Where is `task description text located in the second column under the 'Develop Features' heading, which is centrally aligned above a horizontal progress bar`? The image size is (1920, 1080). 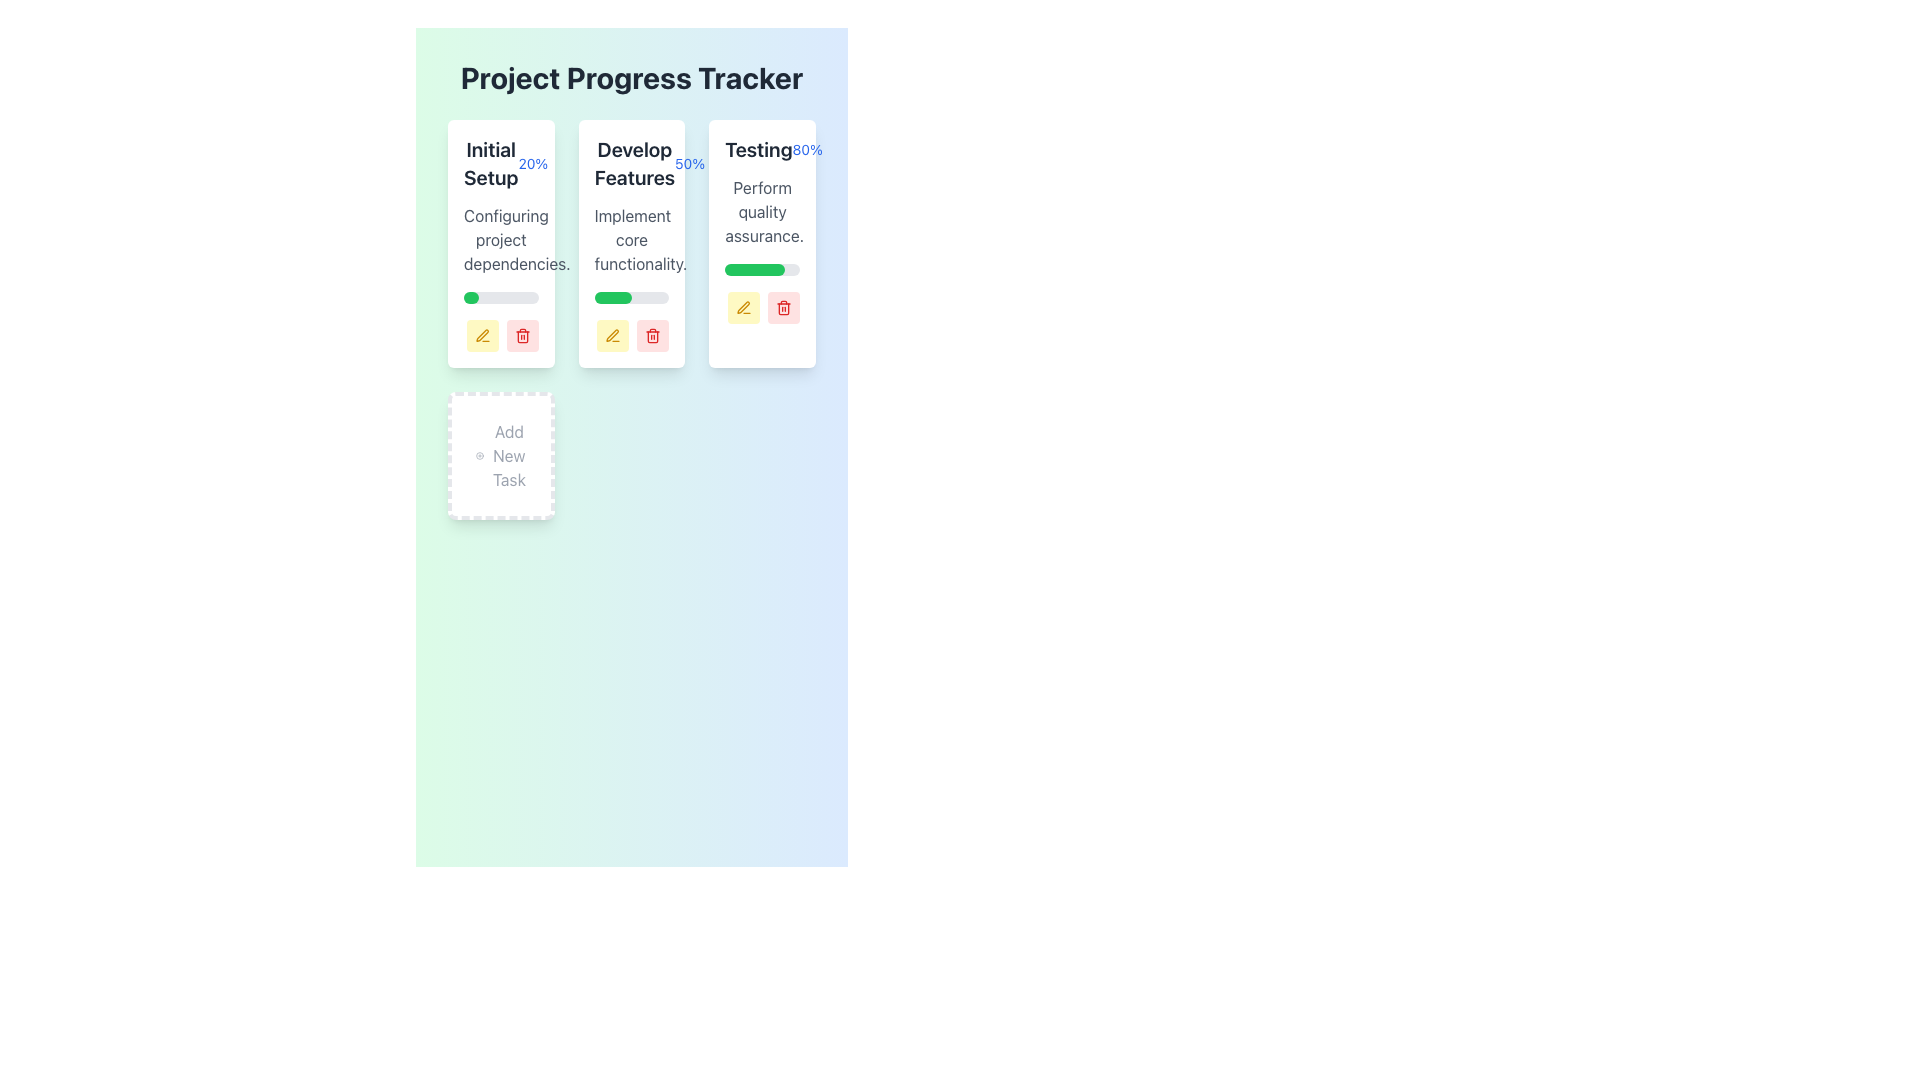 task description text located in the second column under the 'Develop Features' heading, which is centrally aligned above a horizontal progress bar is located at coordinates (631, 238).